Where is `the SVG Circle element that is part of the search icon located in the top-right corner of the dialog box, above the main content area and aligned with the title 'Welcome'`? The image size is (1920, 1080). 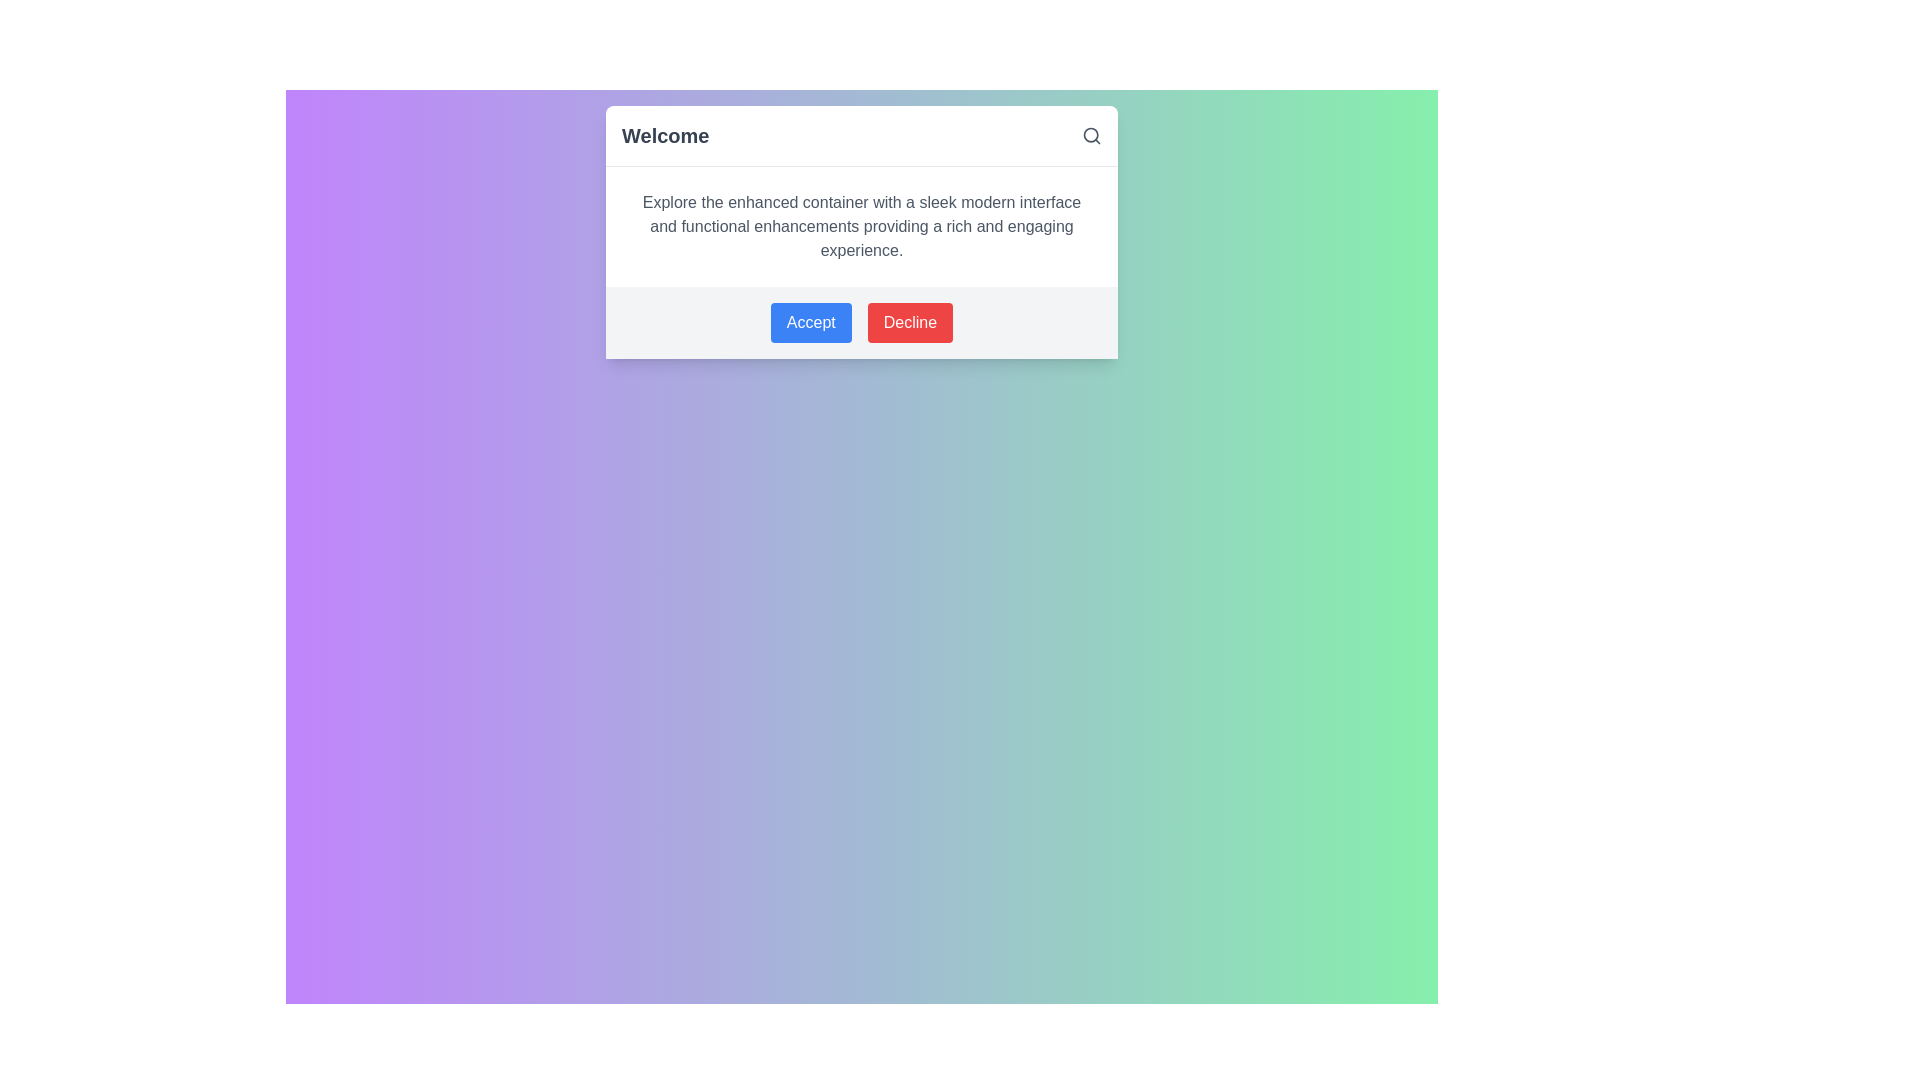 the SVG Circle element that is part of the search icon located in the top-right corner of the dialog box, above the main content area and aligned with the title 'Welcome' is located at coordinates (1090, 135).